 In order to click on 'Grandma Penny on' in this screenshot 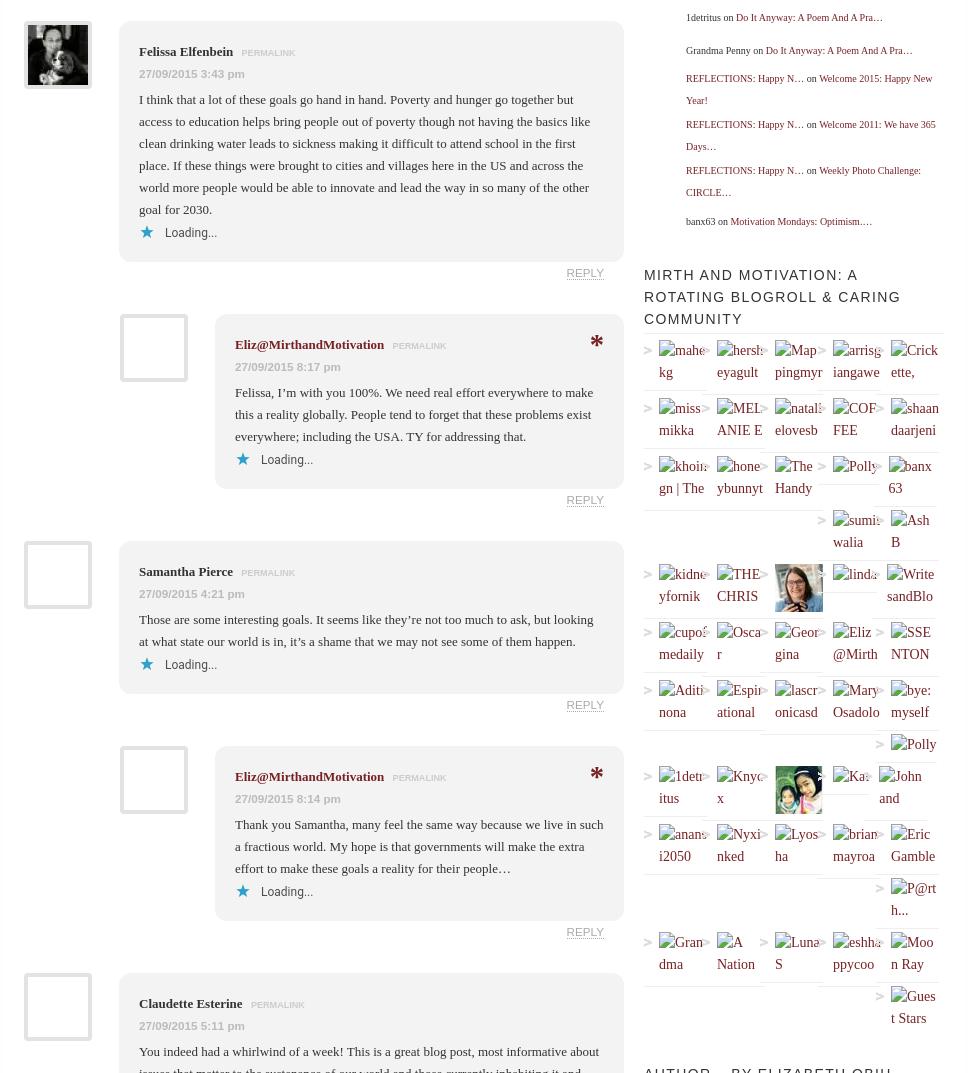, I will do `click(686, 48)`.